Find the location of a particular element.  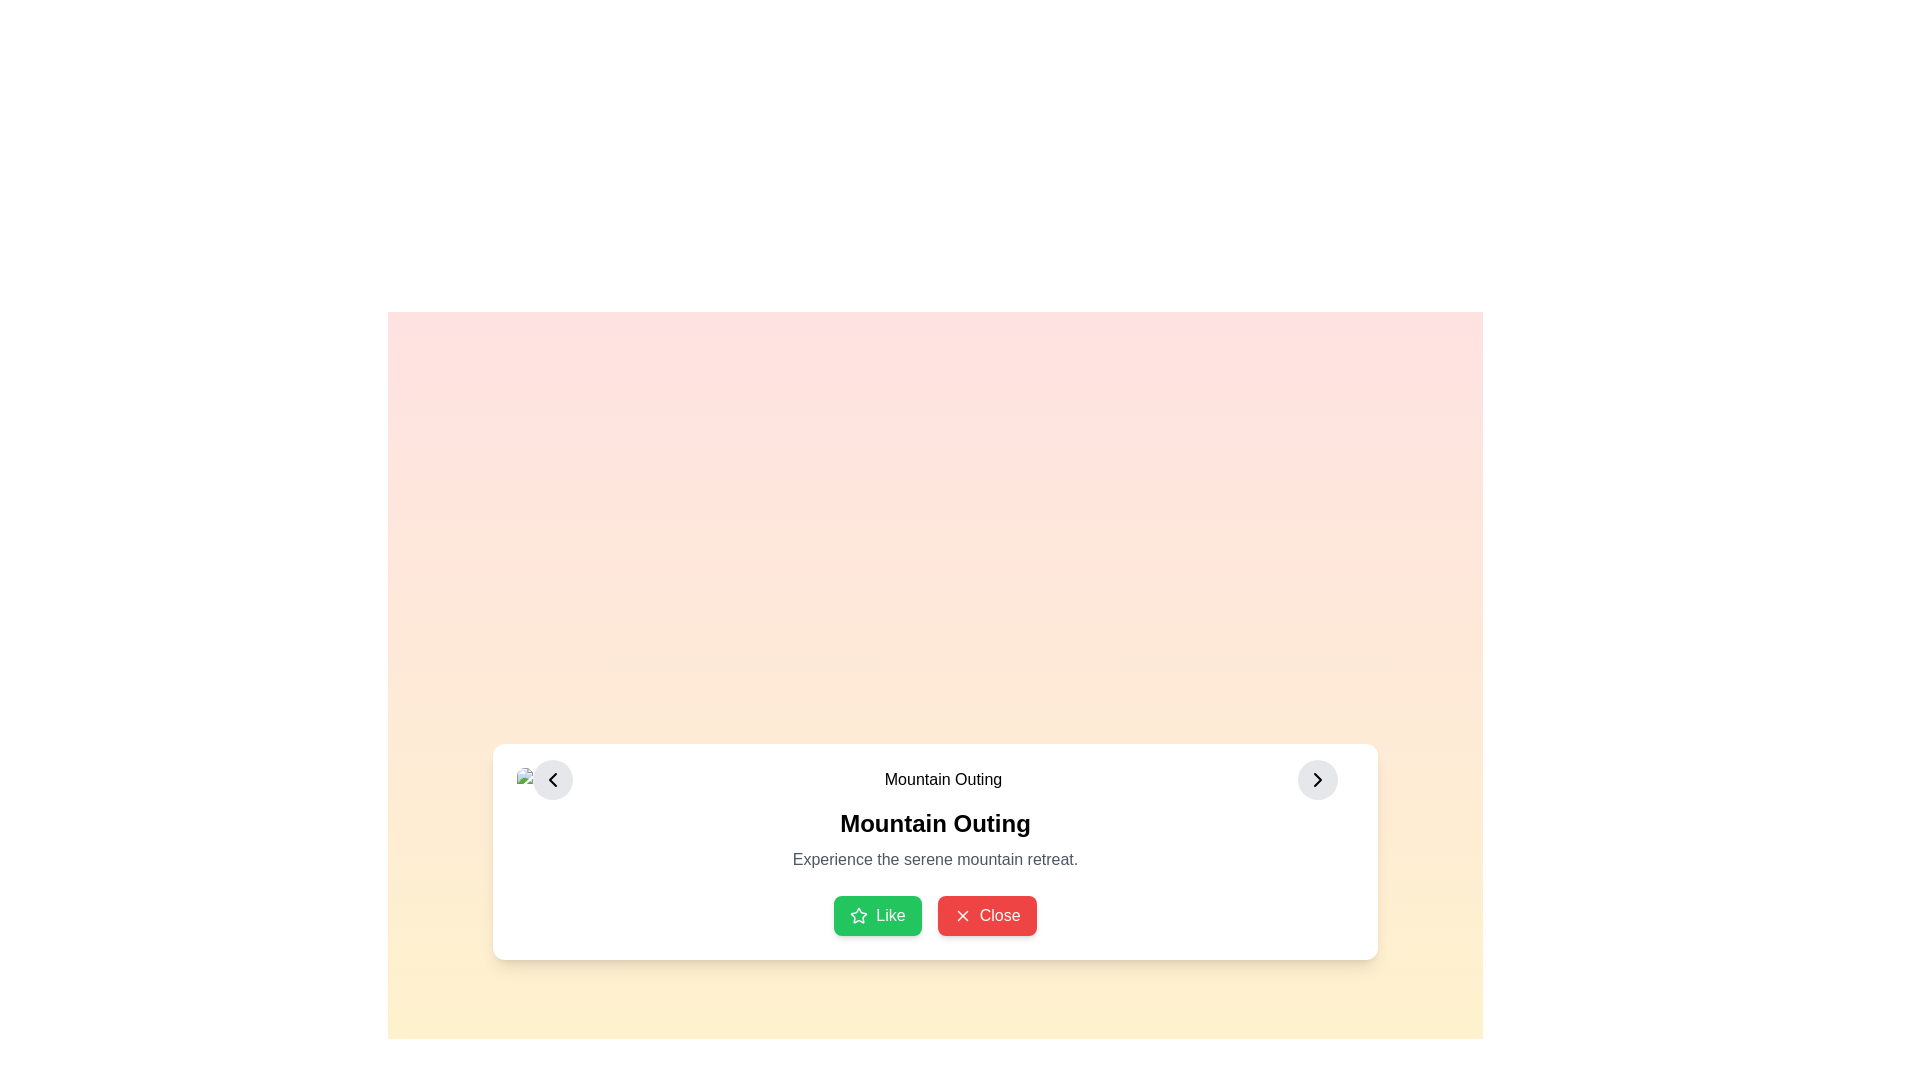

the left-facing chevron arrow icon, which is located within a circular button on the left side of the card is located at coordinates (552, 778).